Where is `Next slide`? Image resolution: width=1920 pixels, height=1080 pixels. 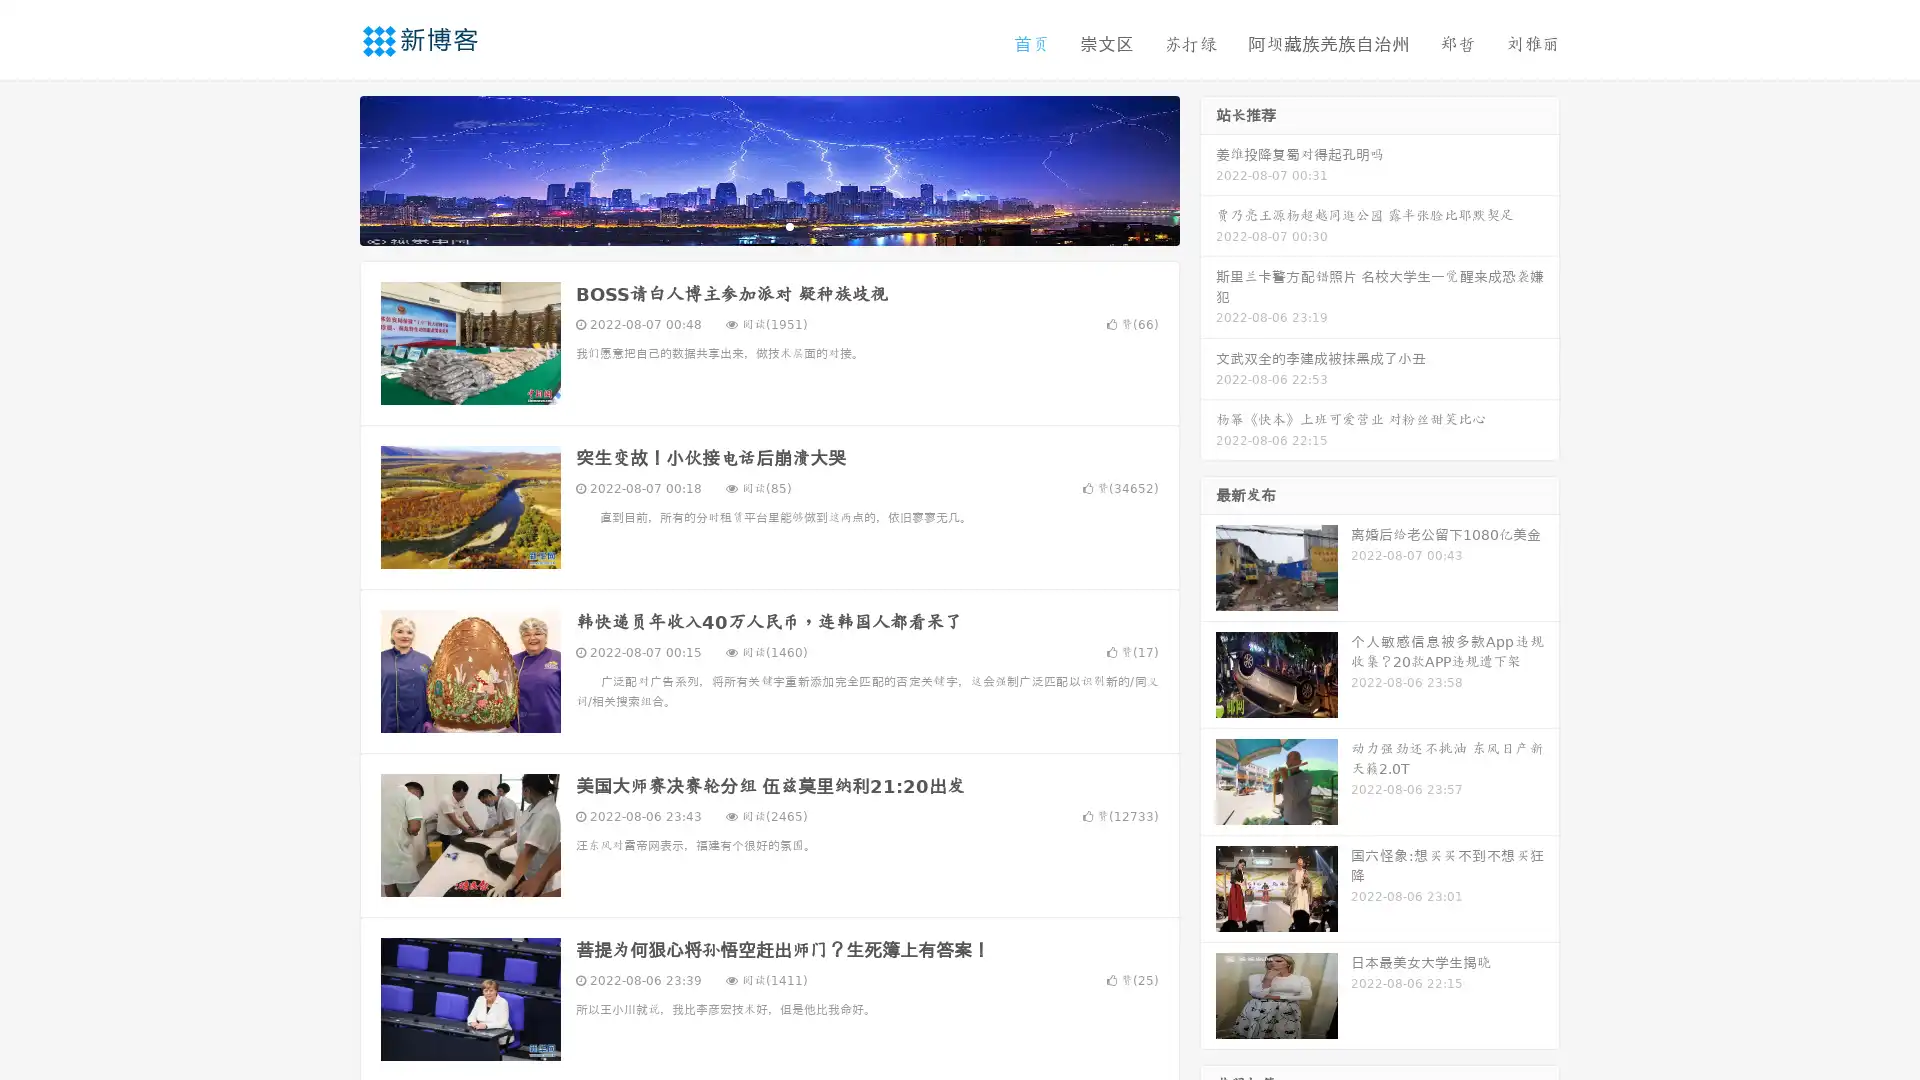
Next slide is located at coordinates (1208, 168).